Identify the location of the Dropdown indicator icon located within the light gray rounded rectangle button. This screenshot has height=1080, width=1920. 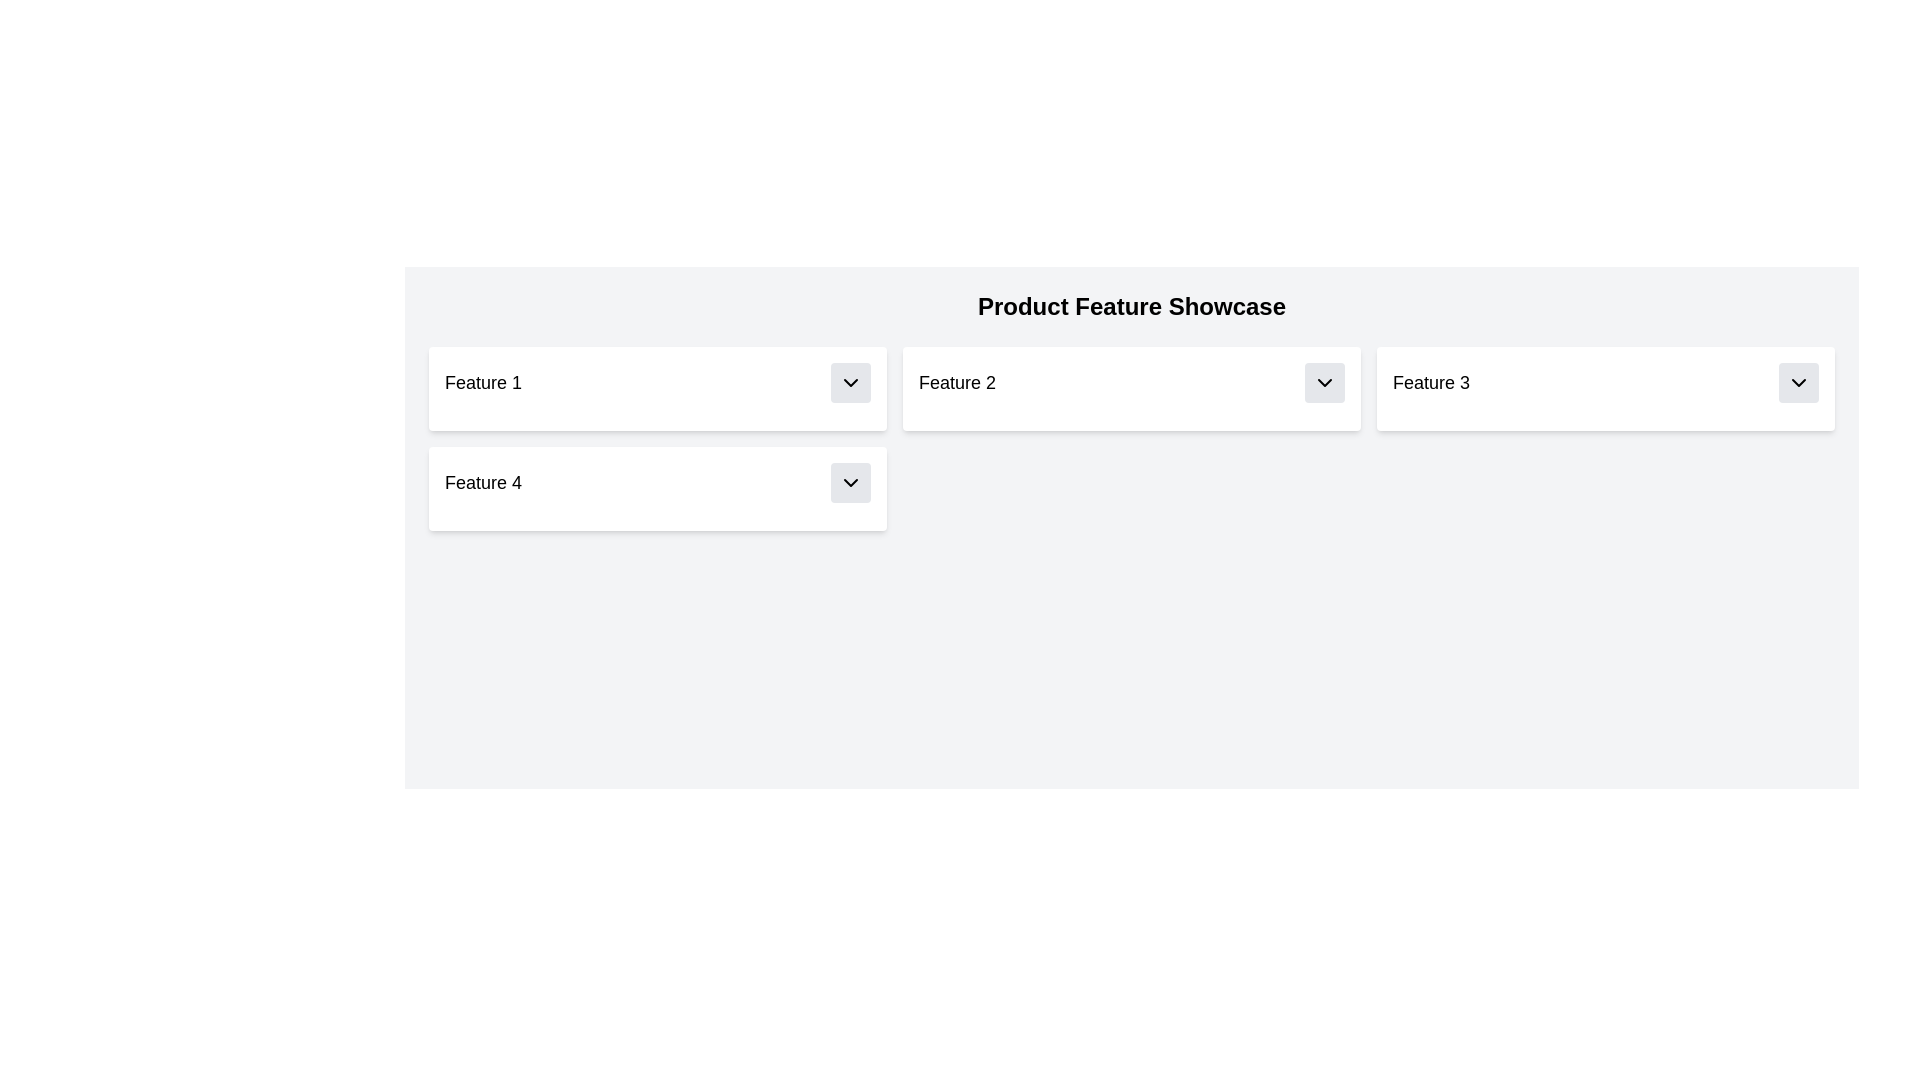
(1324, 382).